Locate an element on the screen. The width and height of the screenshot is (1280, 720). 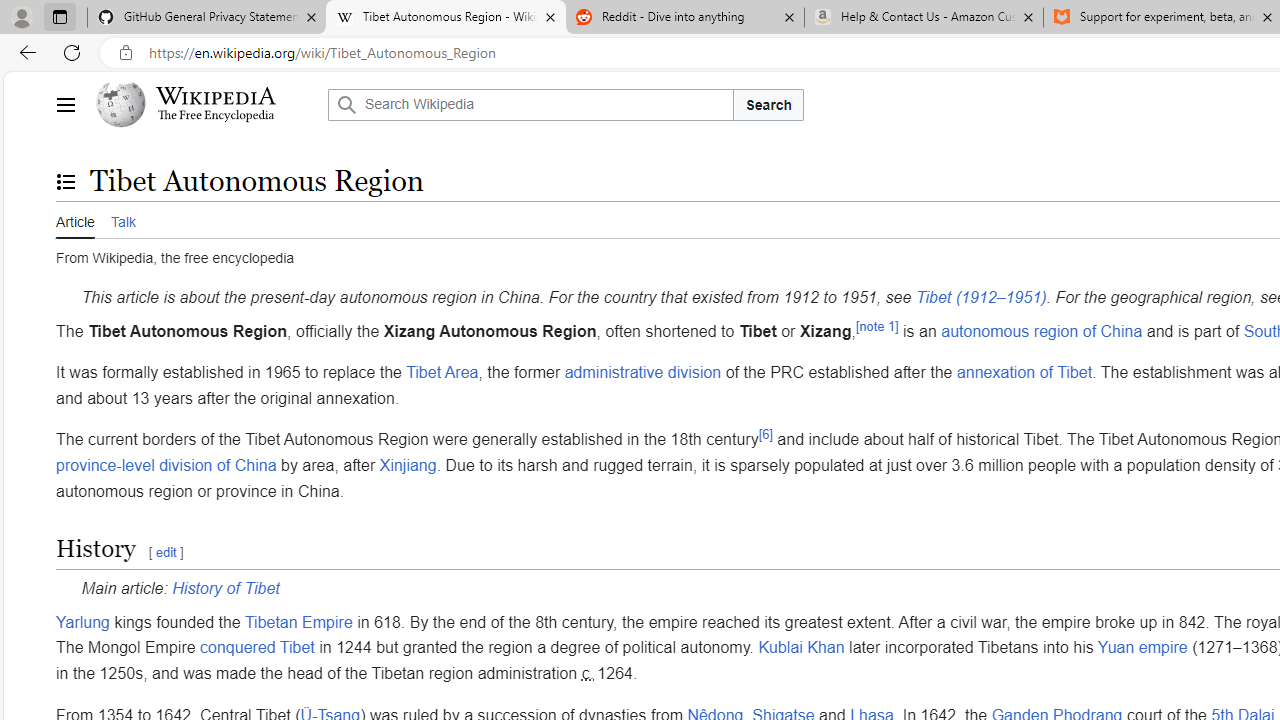
'GitHub General Privacy Statement - GitHub Docs' is located at coordinates (207, 17).